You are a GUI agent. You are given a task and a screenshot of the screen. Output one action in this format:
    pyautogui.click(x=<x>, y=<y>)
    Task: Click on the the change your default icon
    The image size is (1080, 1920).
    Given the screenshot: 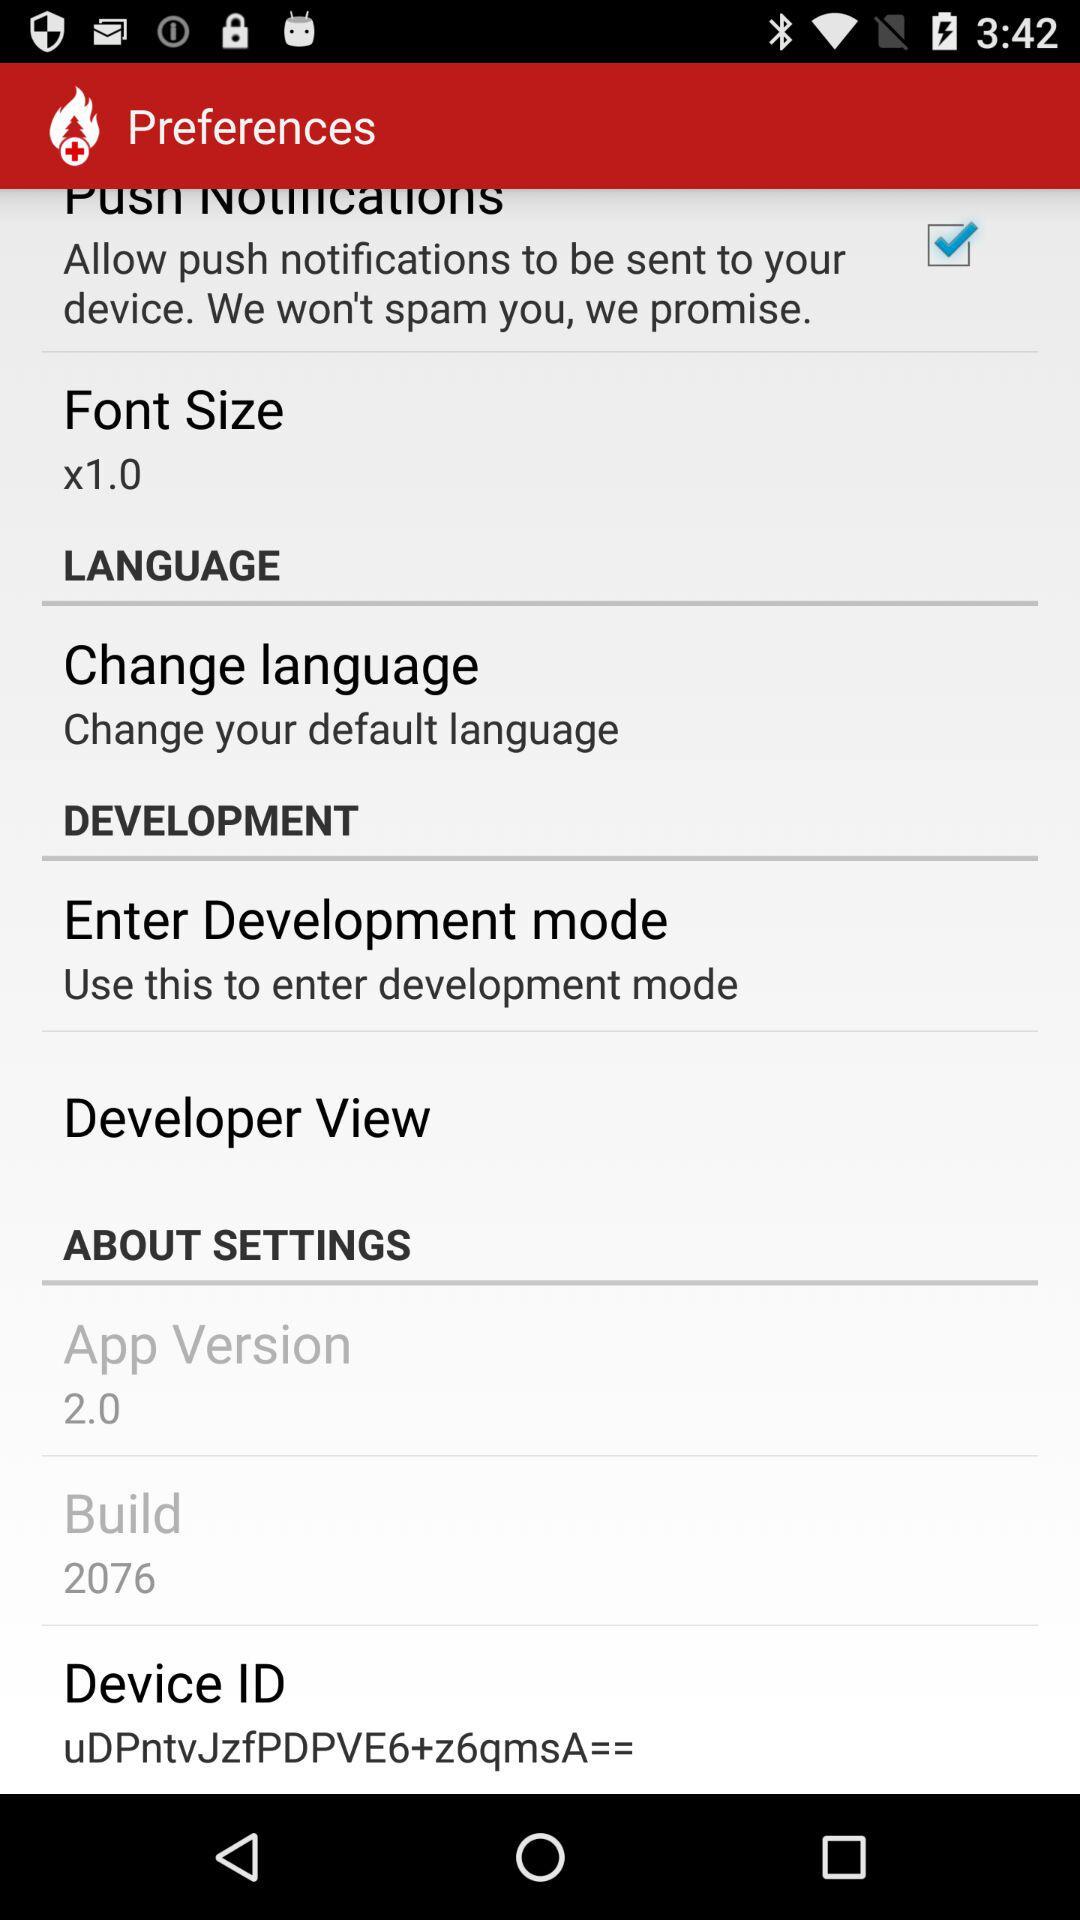 What is the action you would take?
    pyautogui.click(x=340, y=726)
    